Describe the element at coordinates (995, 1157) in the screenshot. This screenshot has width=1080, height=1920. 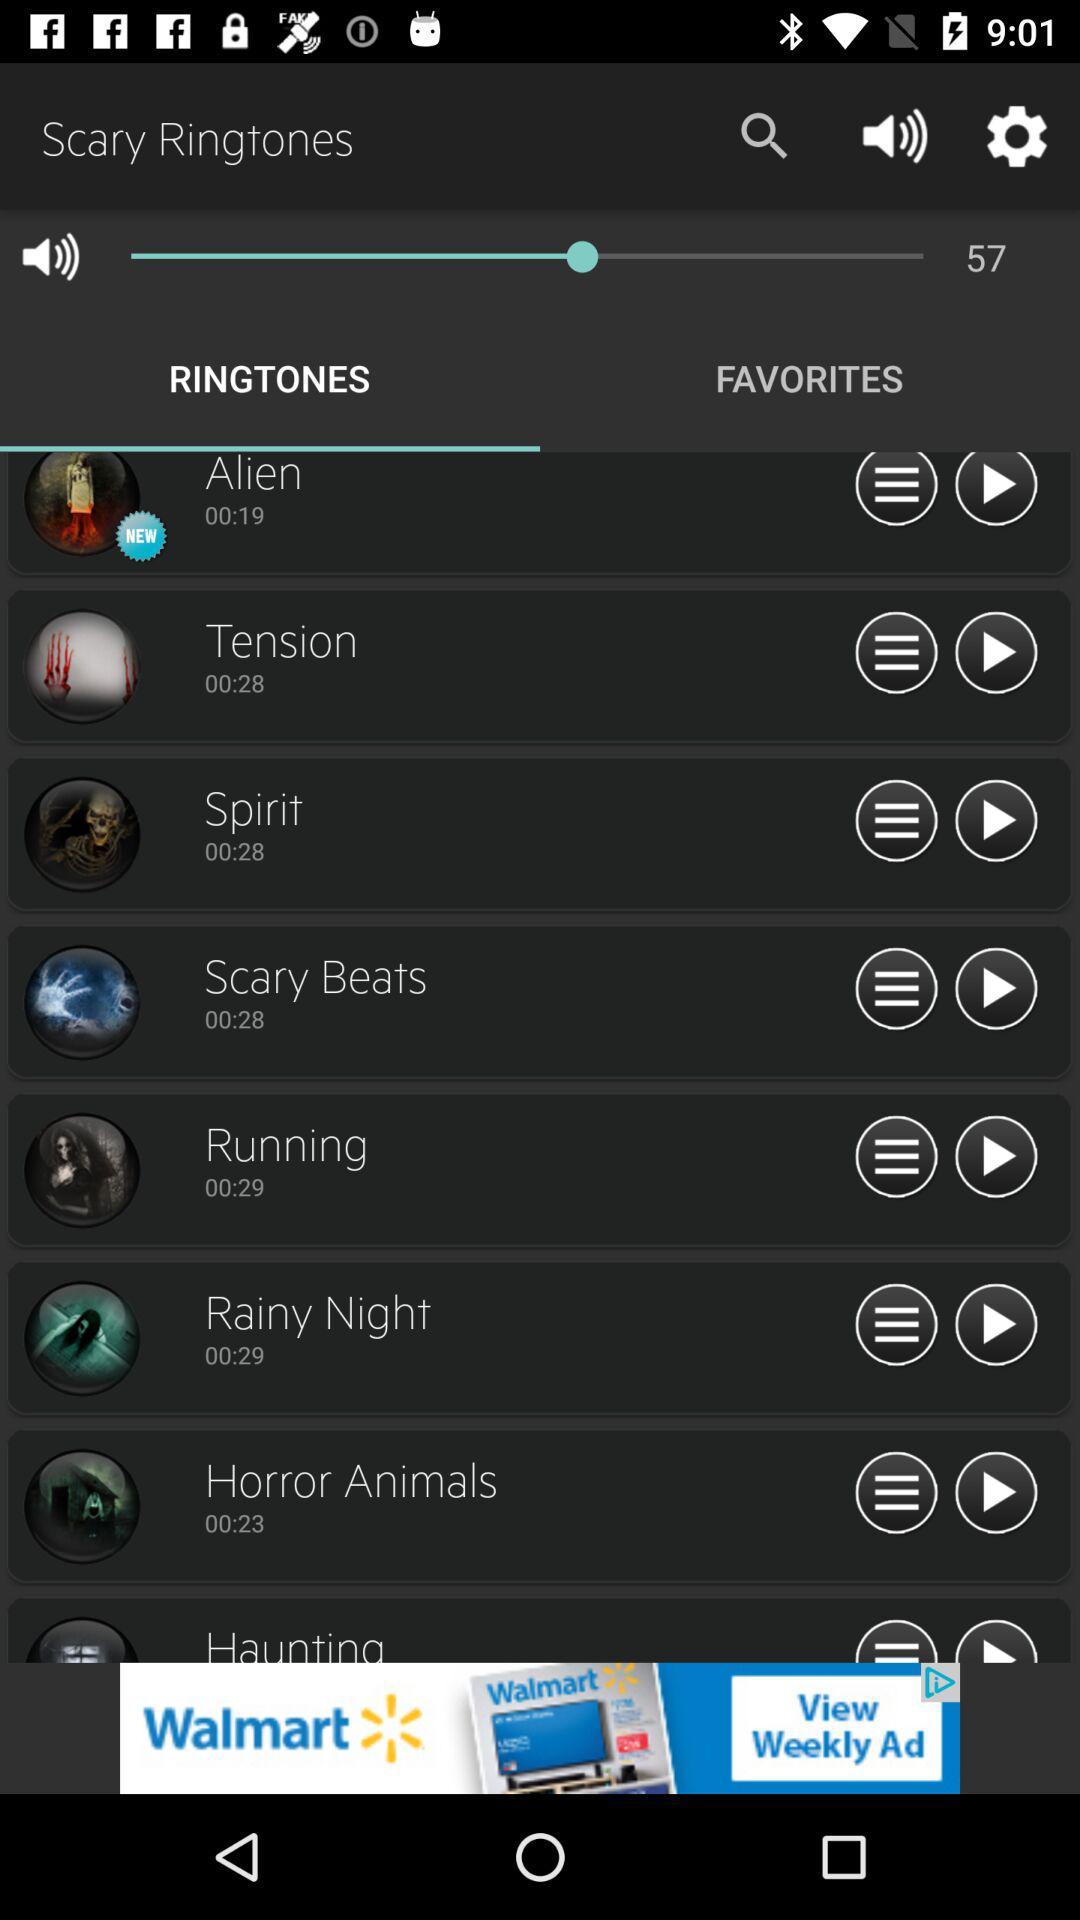
I see `plays the ringtone` at that location.